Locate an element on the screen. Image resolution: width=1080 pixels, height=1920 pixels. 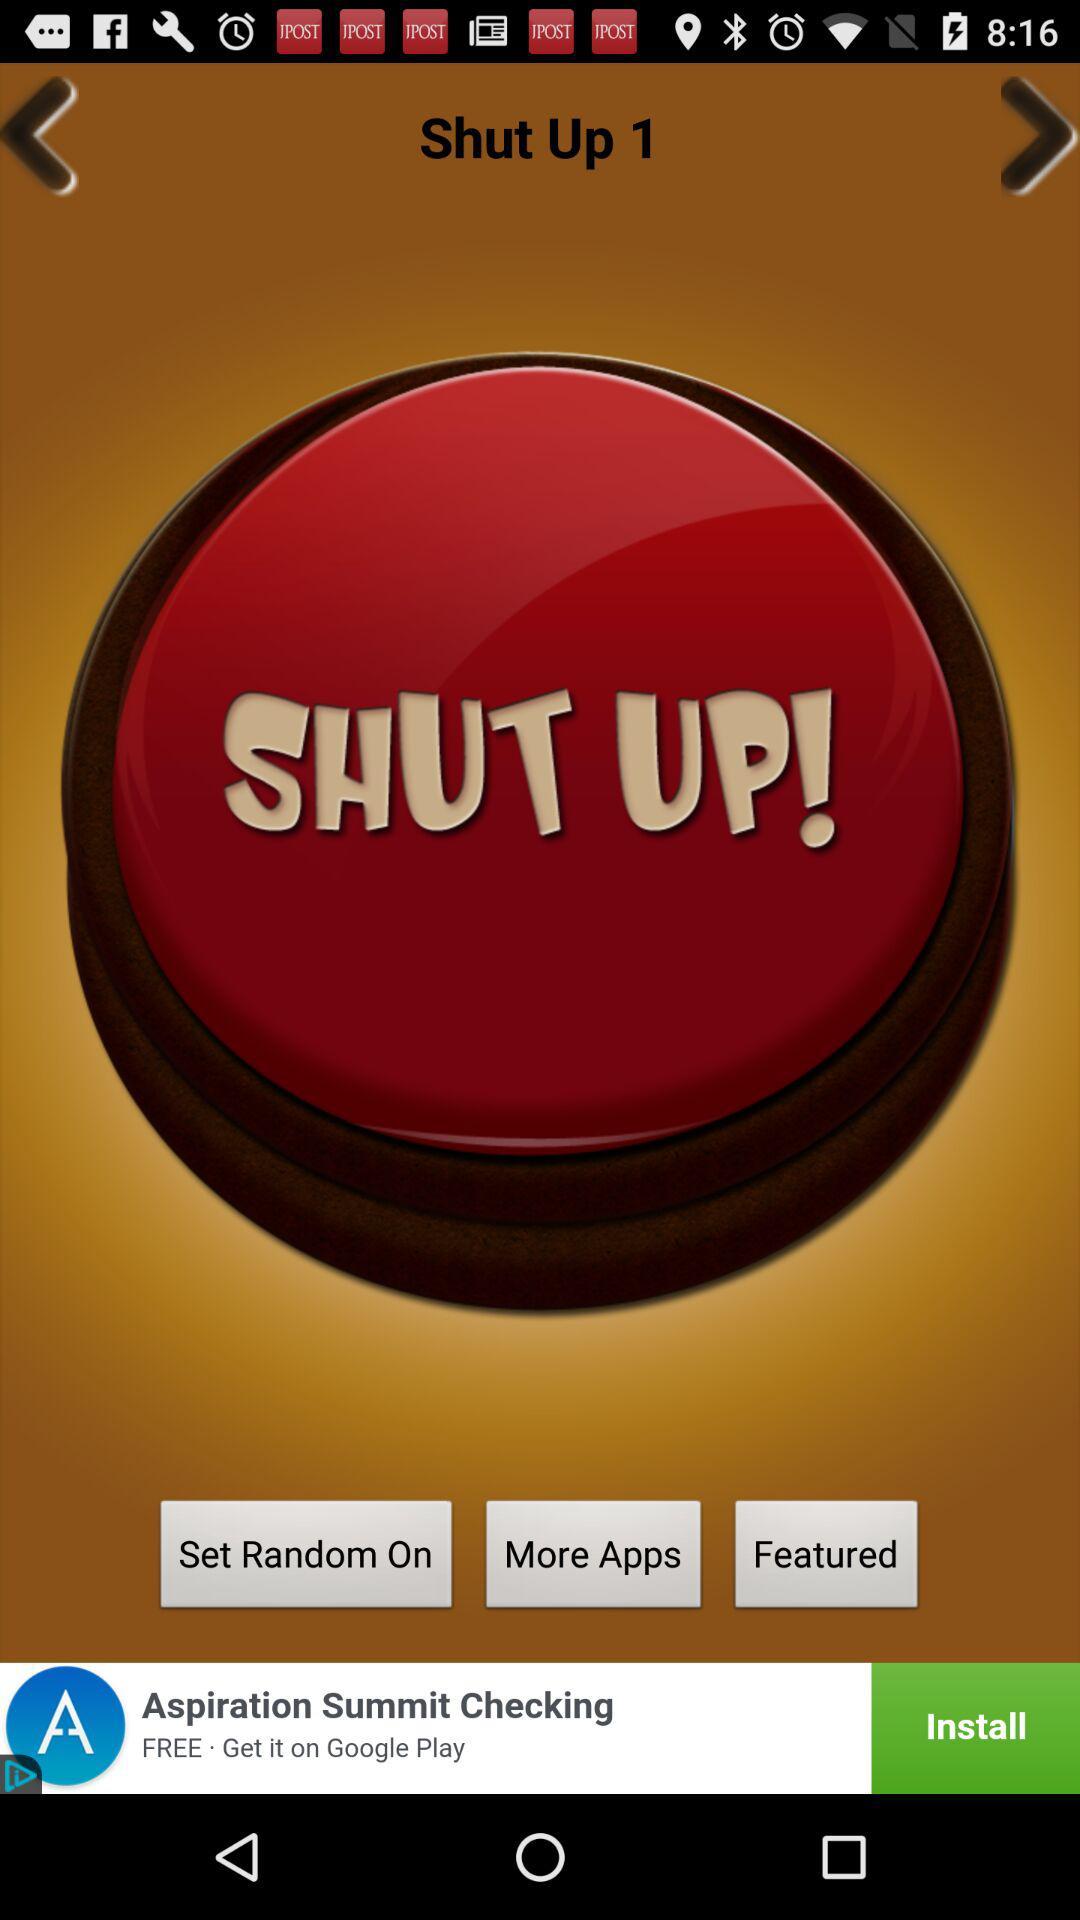
the set random on icon is located at coordinates (306, 1559).